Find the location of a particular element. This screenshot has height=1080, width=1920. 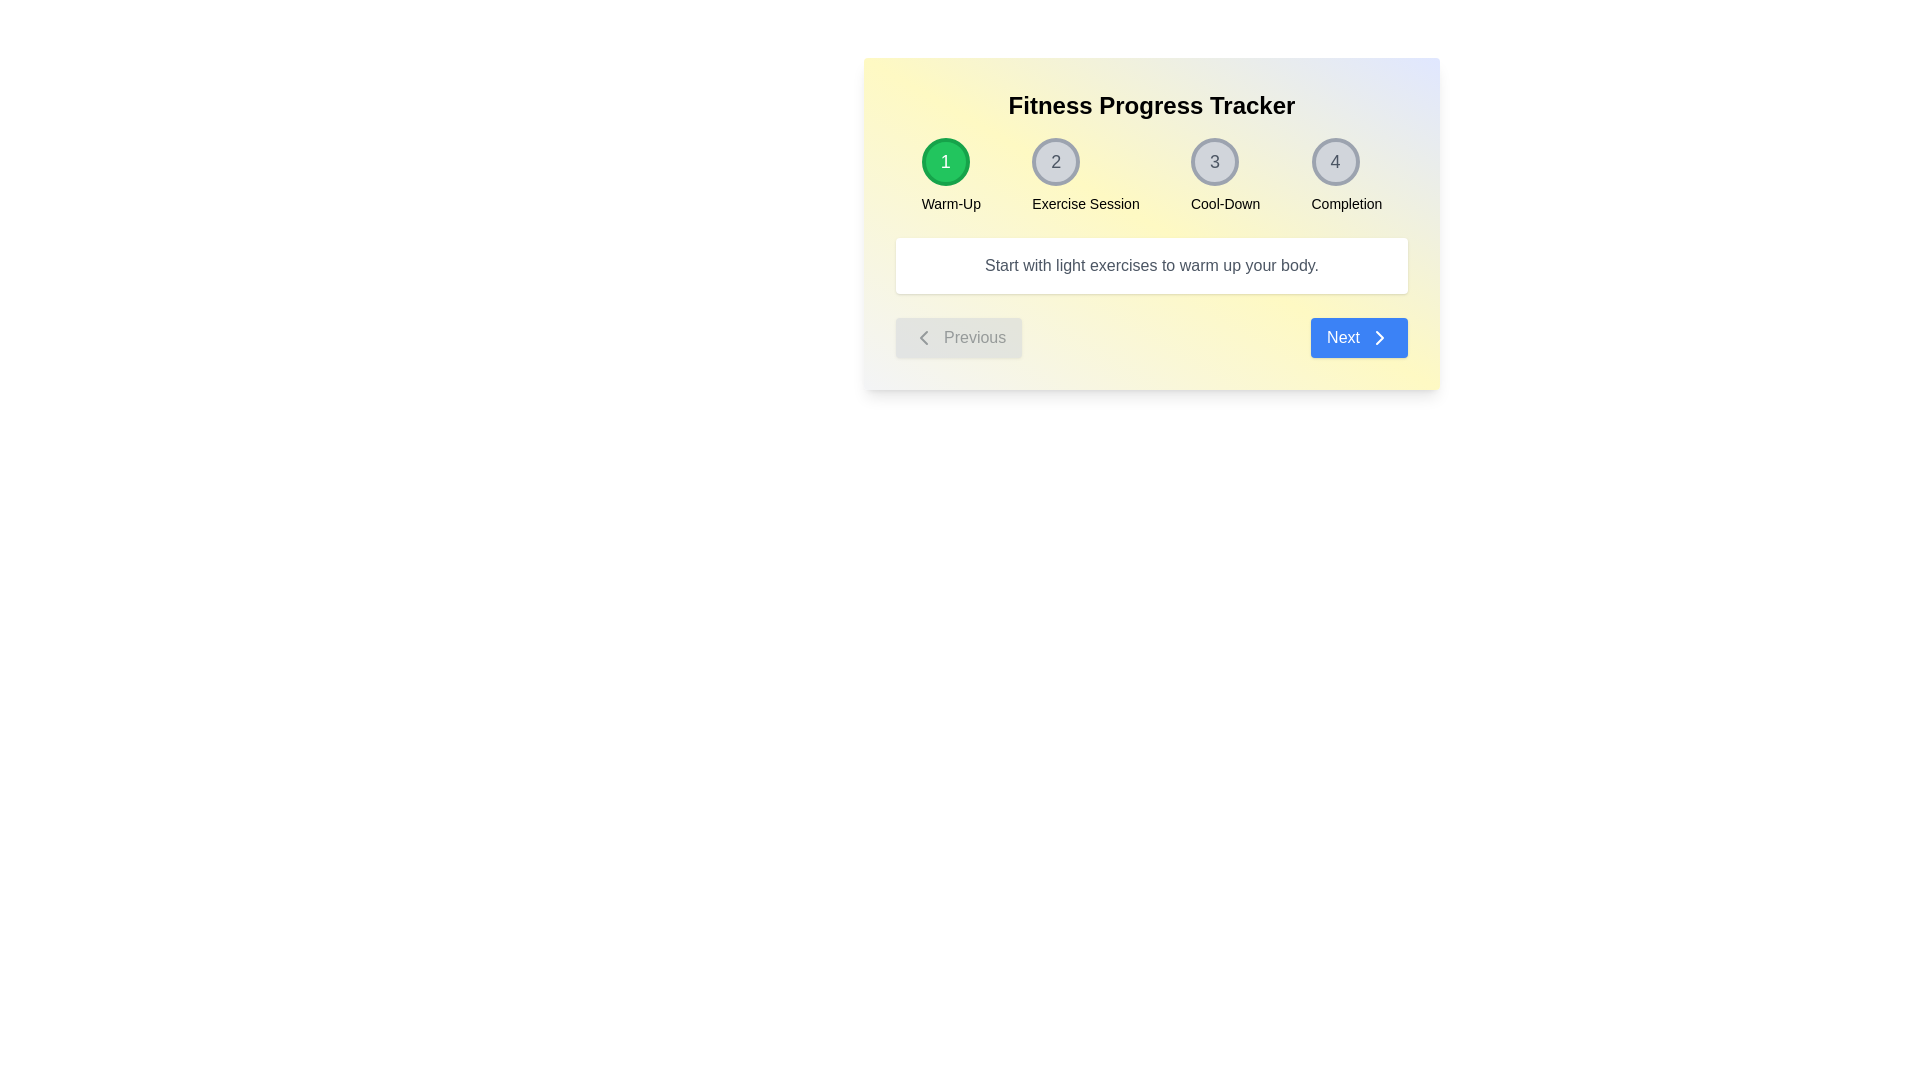

the static text label displaying 'Warm-Up', which is positioned beneath the circular green button with the number '1' is located at coordinates (950, 204).